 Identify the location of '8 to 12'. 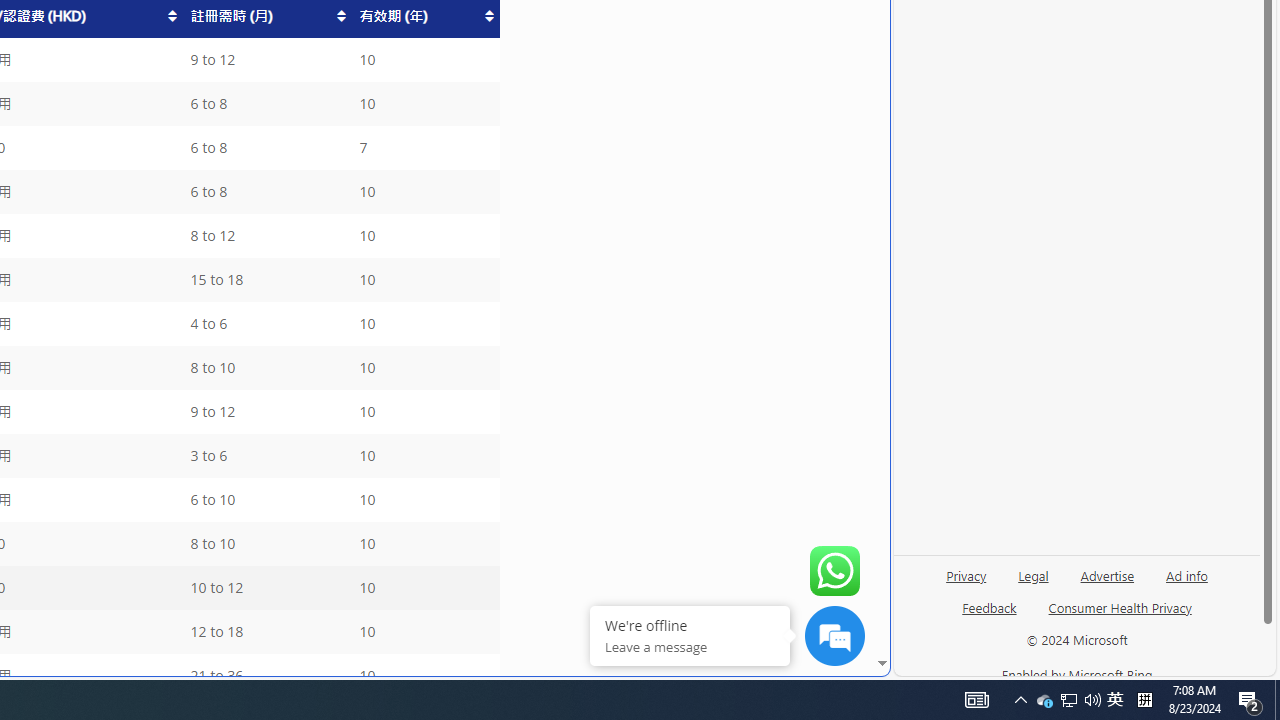
(265, 235).